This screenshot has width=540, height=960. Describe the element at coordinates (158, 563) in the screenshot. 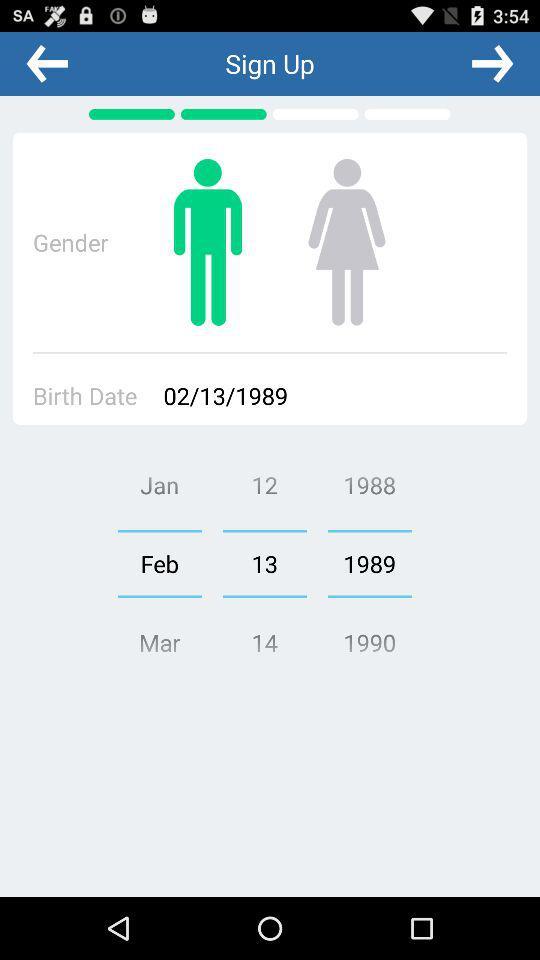

I see `feb` at that location.